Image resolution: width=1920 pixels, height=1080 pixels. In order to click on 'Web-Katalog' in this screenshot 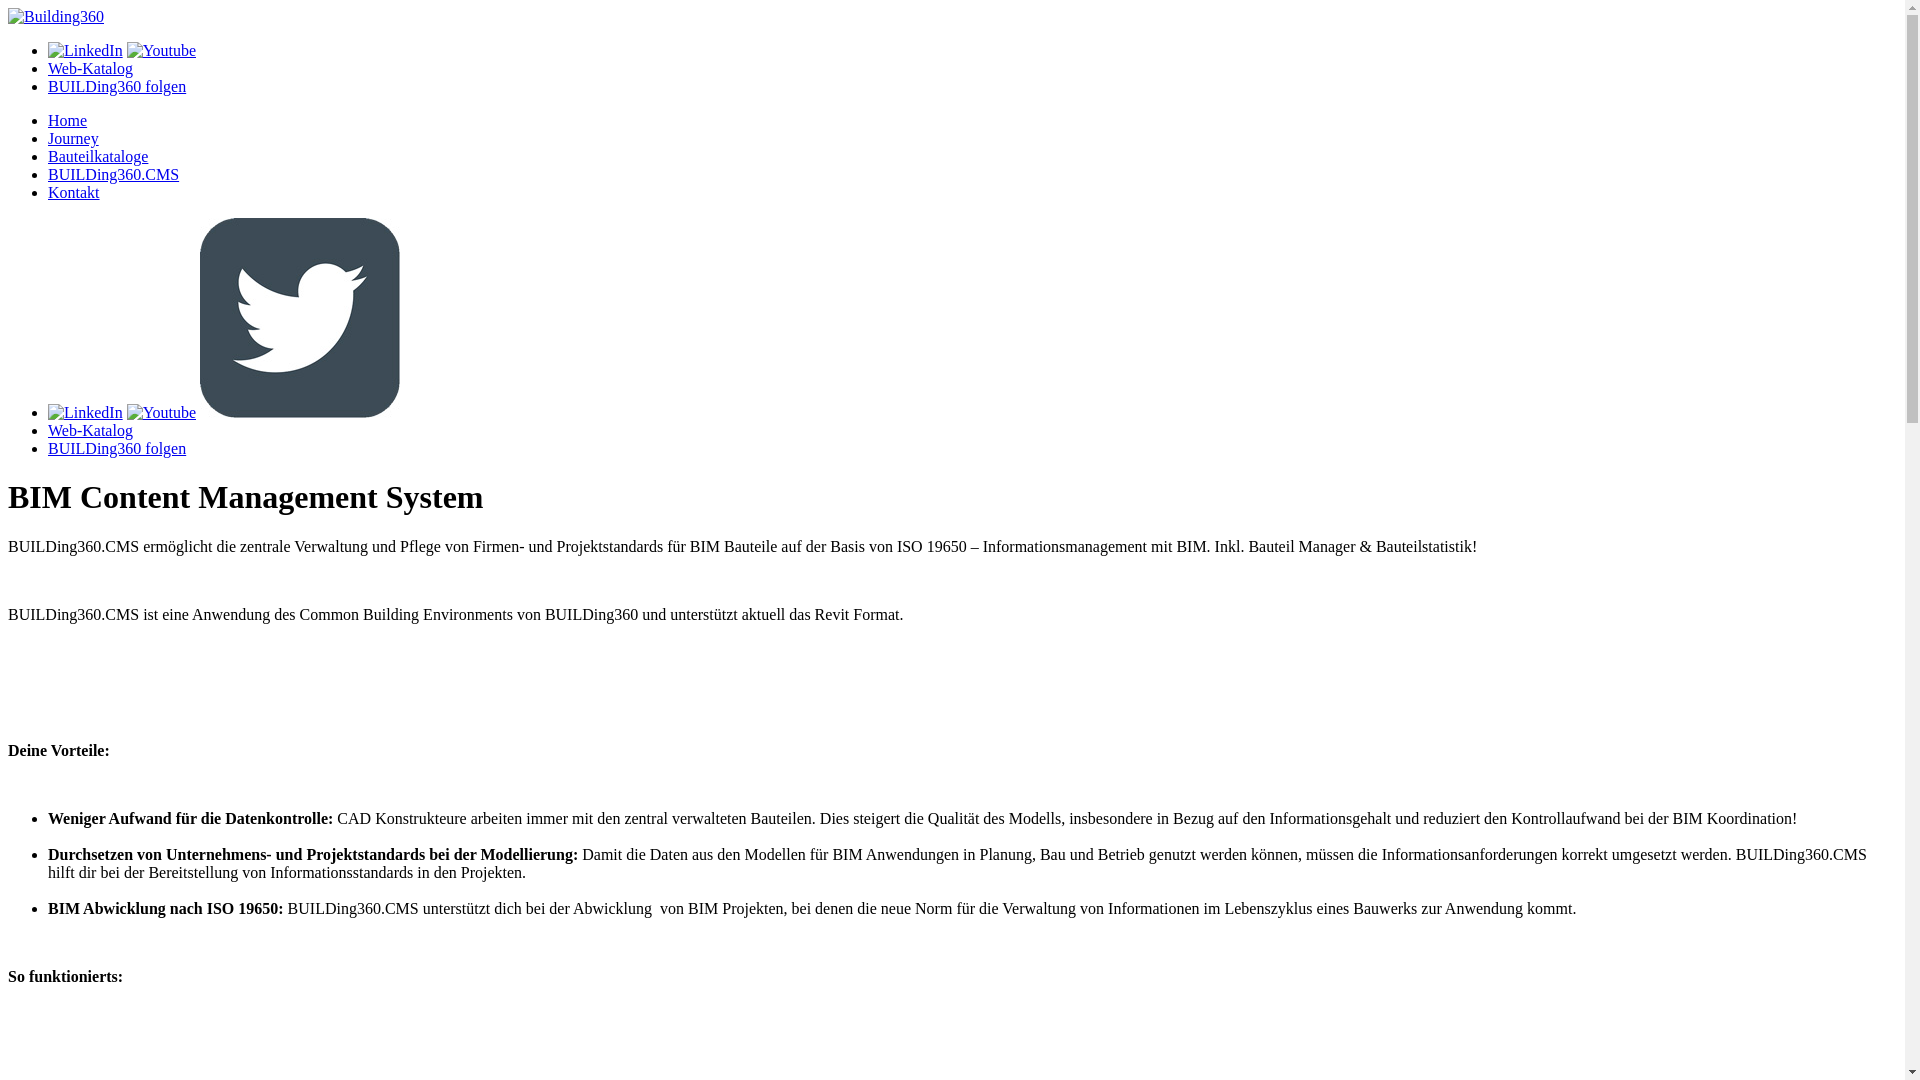, I will do `click(48, 429)`.